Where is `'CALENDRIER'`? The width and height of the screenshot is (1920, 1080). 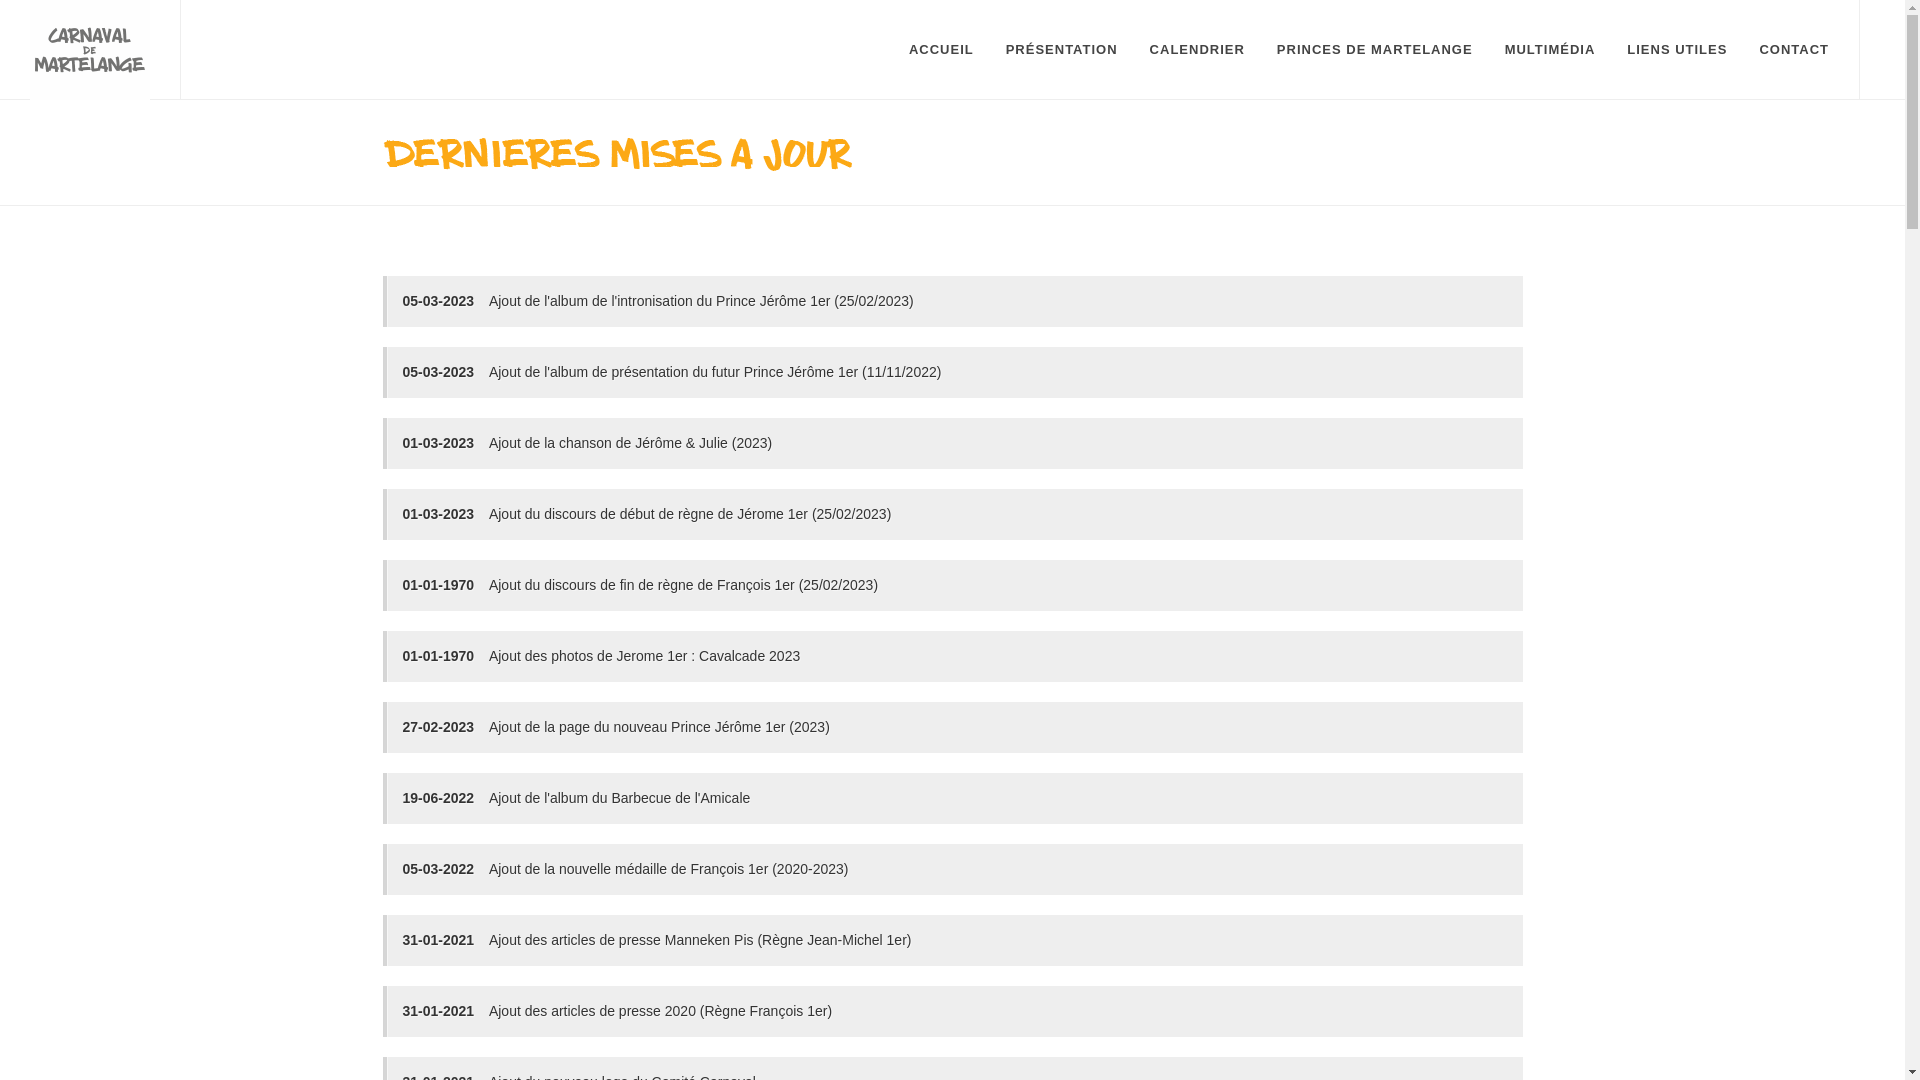 'CALENDRIER' is located at coordinates (1134, 49).